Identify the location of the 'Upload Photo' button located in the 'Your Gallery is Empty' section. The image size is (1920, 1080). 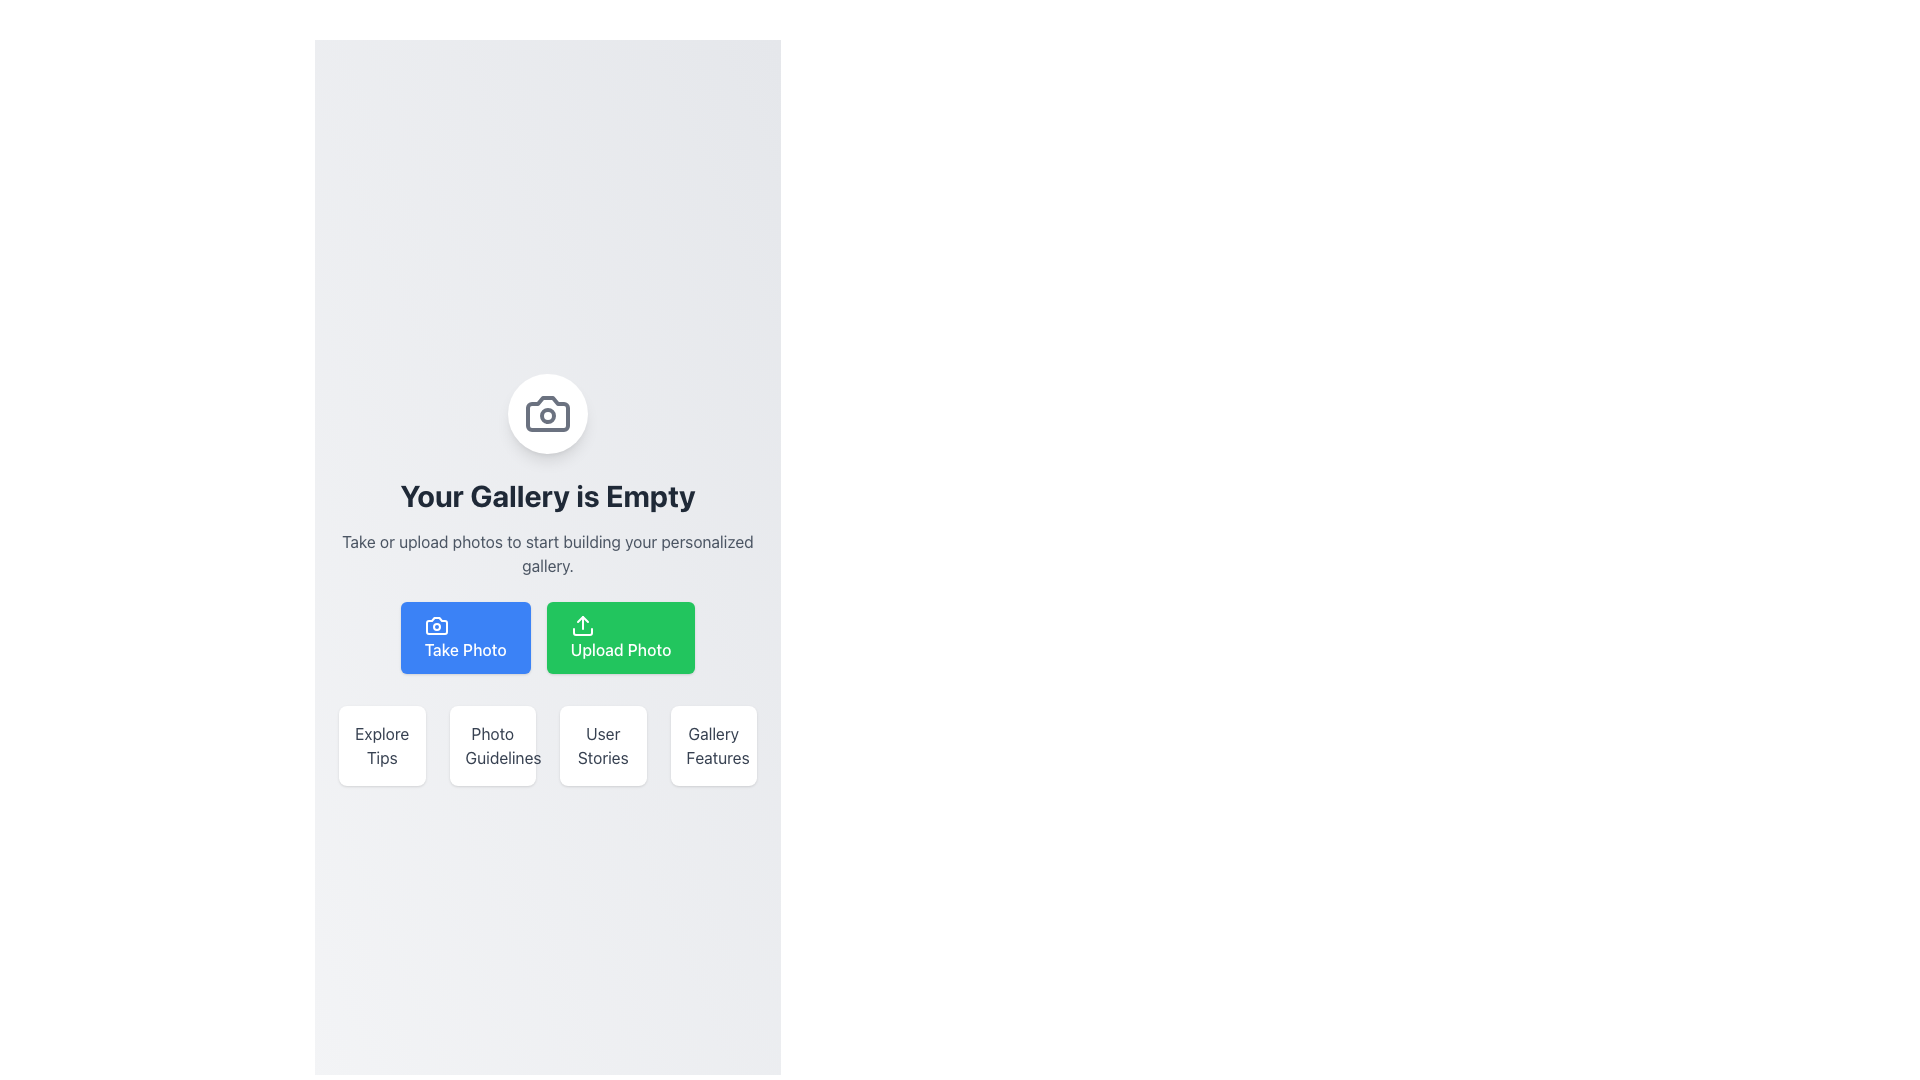
(619, 637).